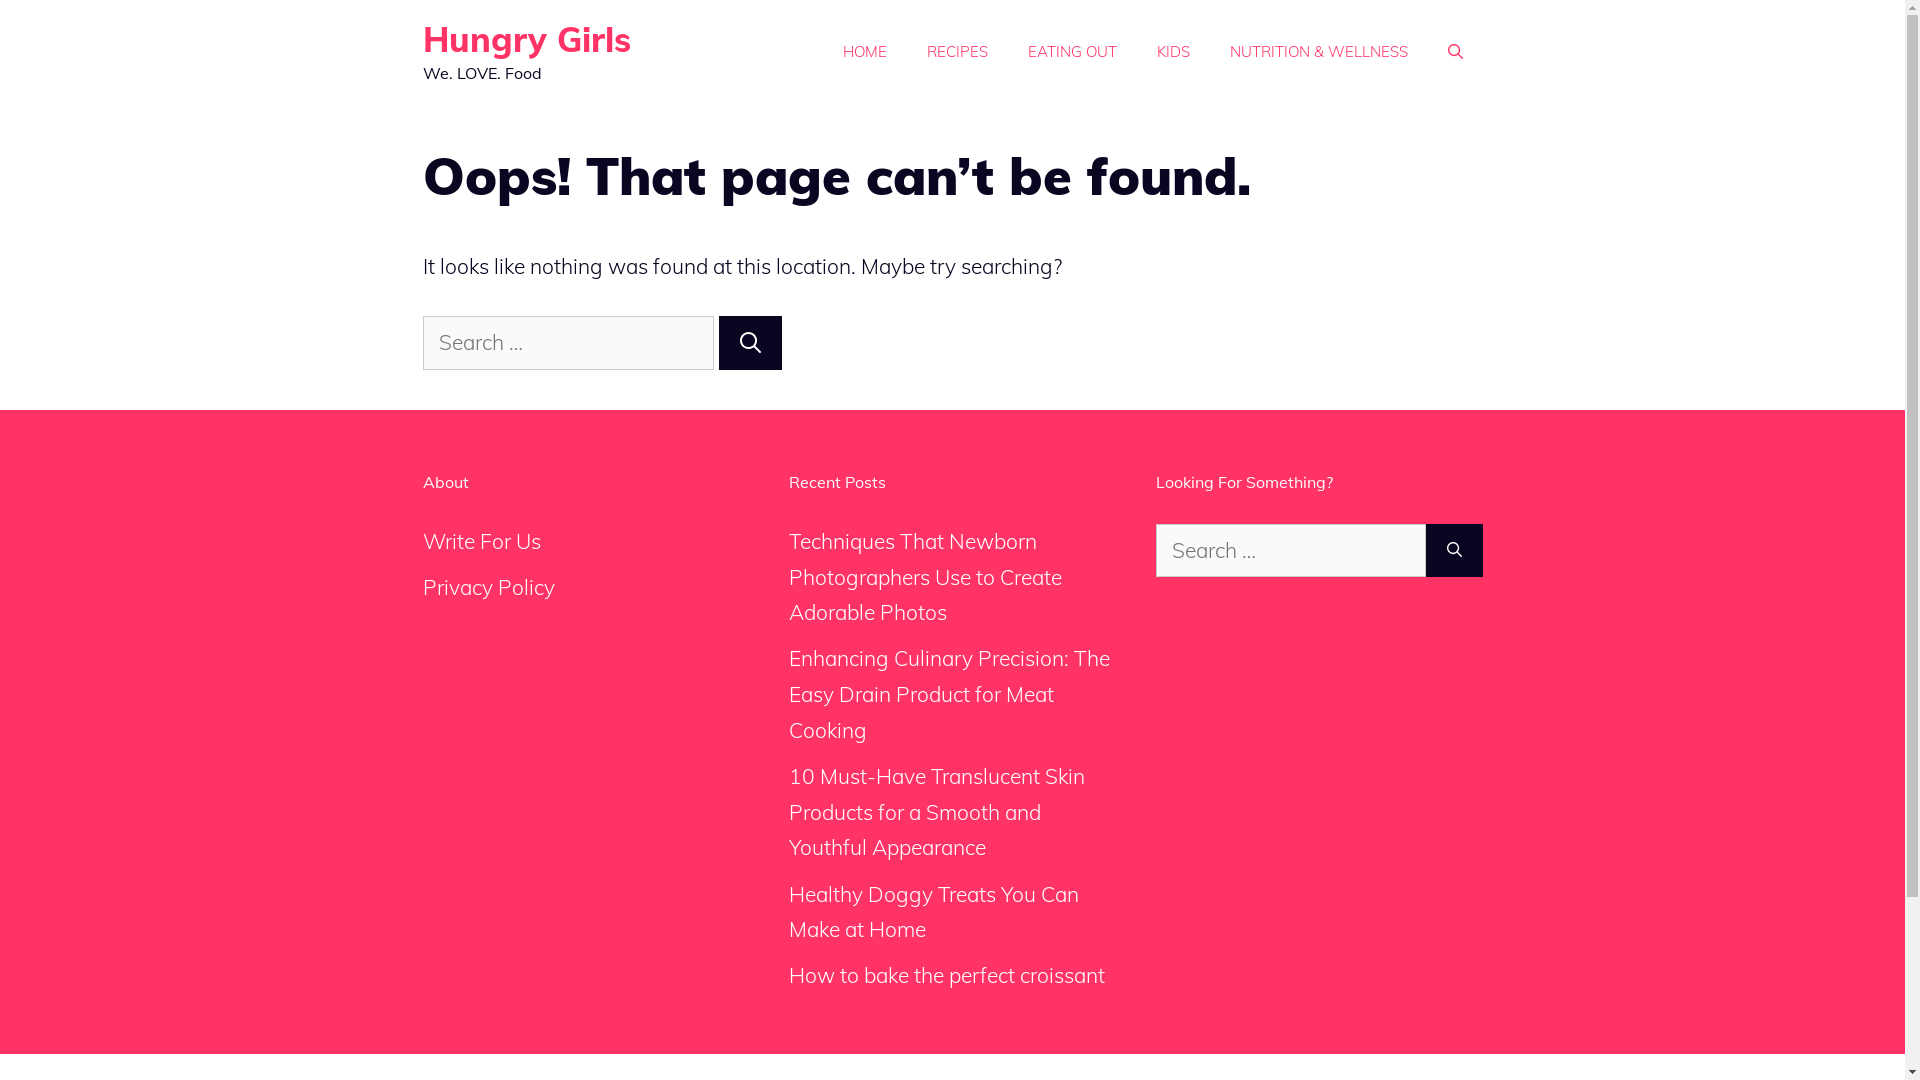 The width and height of the screenshot is (1920, 1080). Describe the element at coordinates (933, 911) in the screenshot. I see `'Healthy Doggy Treats You Can Make at Home'` at that location.